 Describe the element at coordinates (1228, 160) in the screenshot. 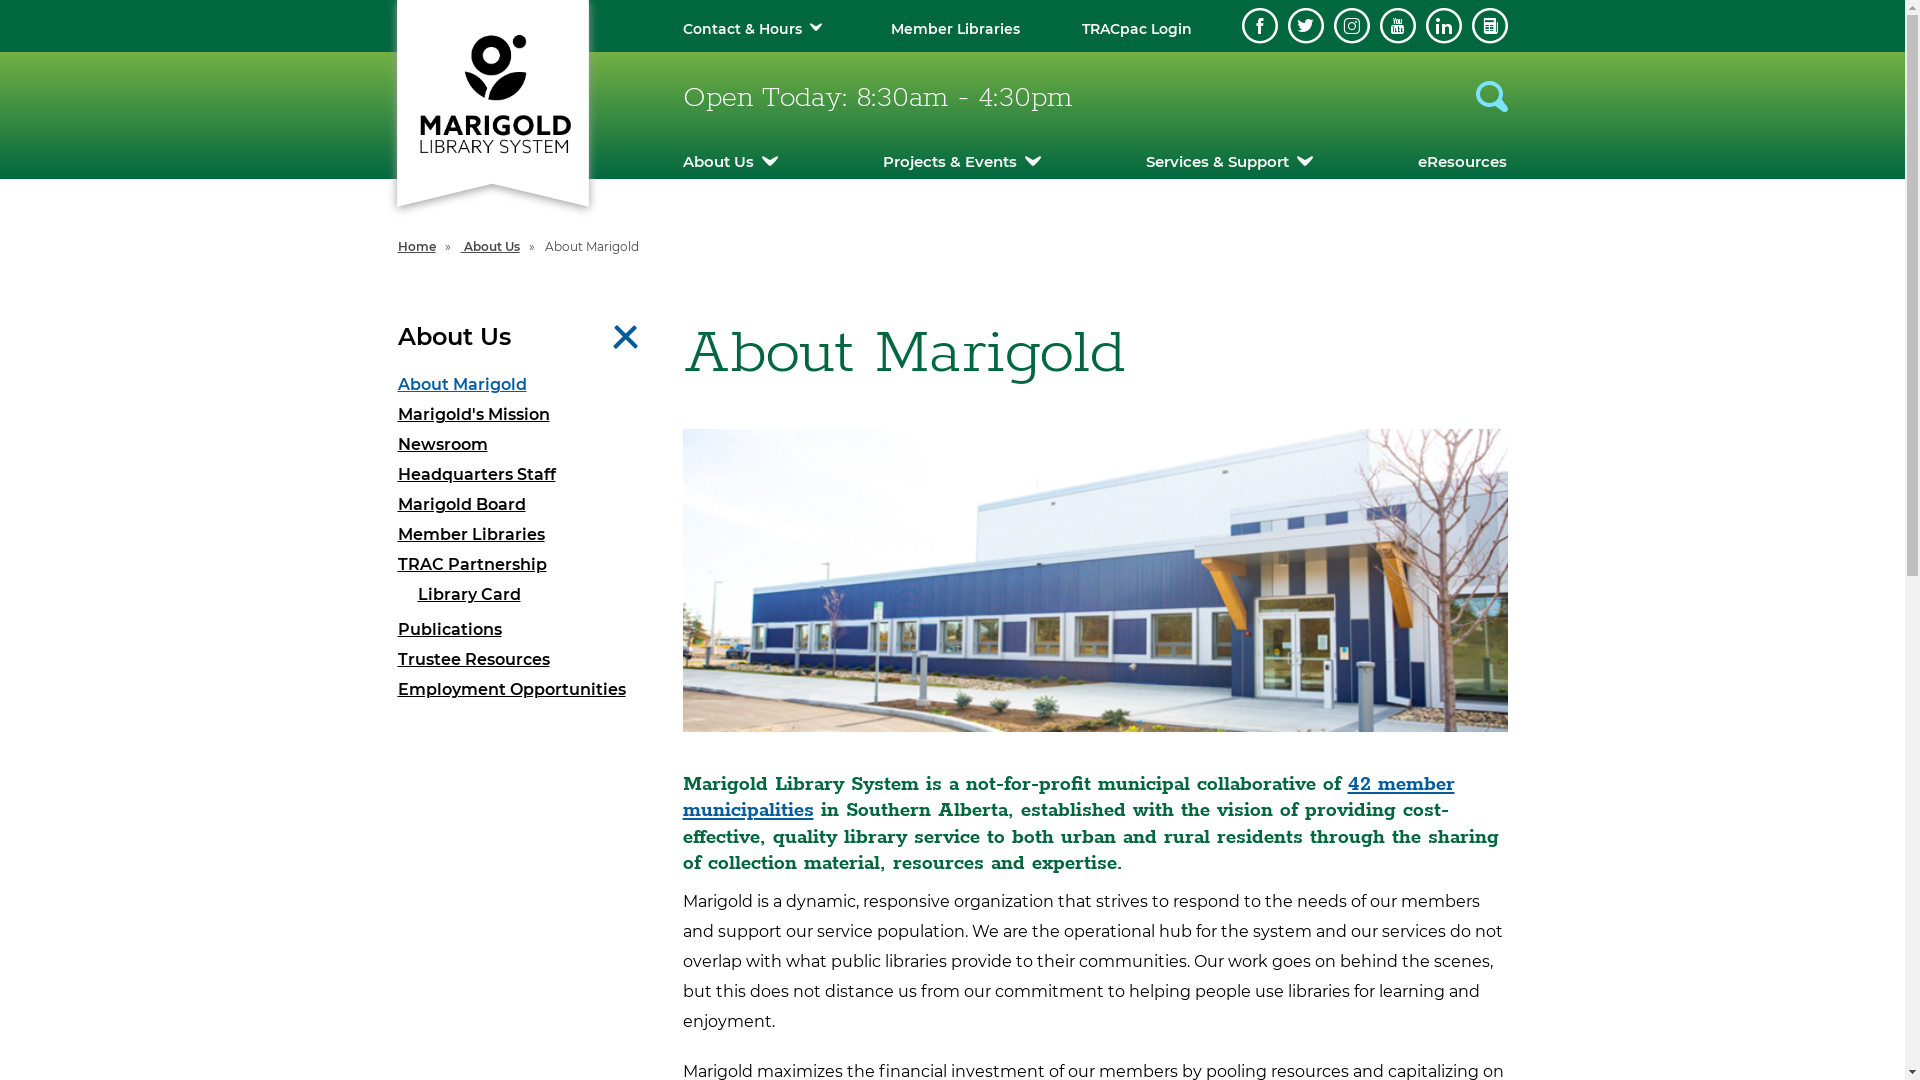

I see `'Services & Support'` at that location.